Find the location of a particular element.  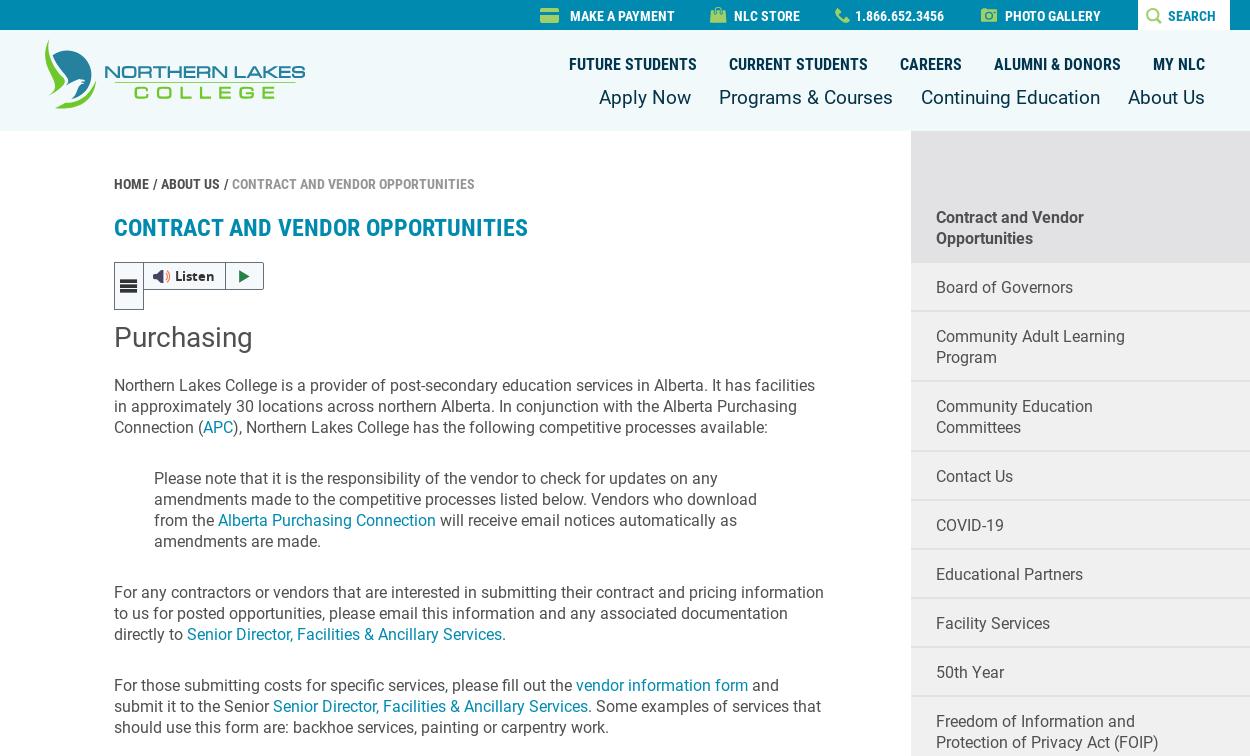

'Community Education Committees' is located at coordinates (935, 416).